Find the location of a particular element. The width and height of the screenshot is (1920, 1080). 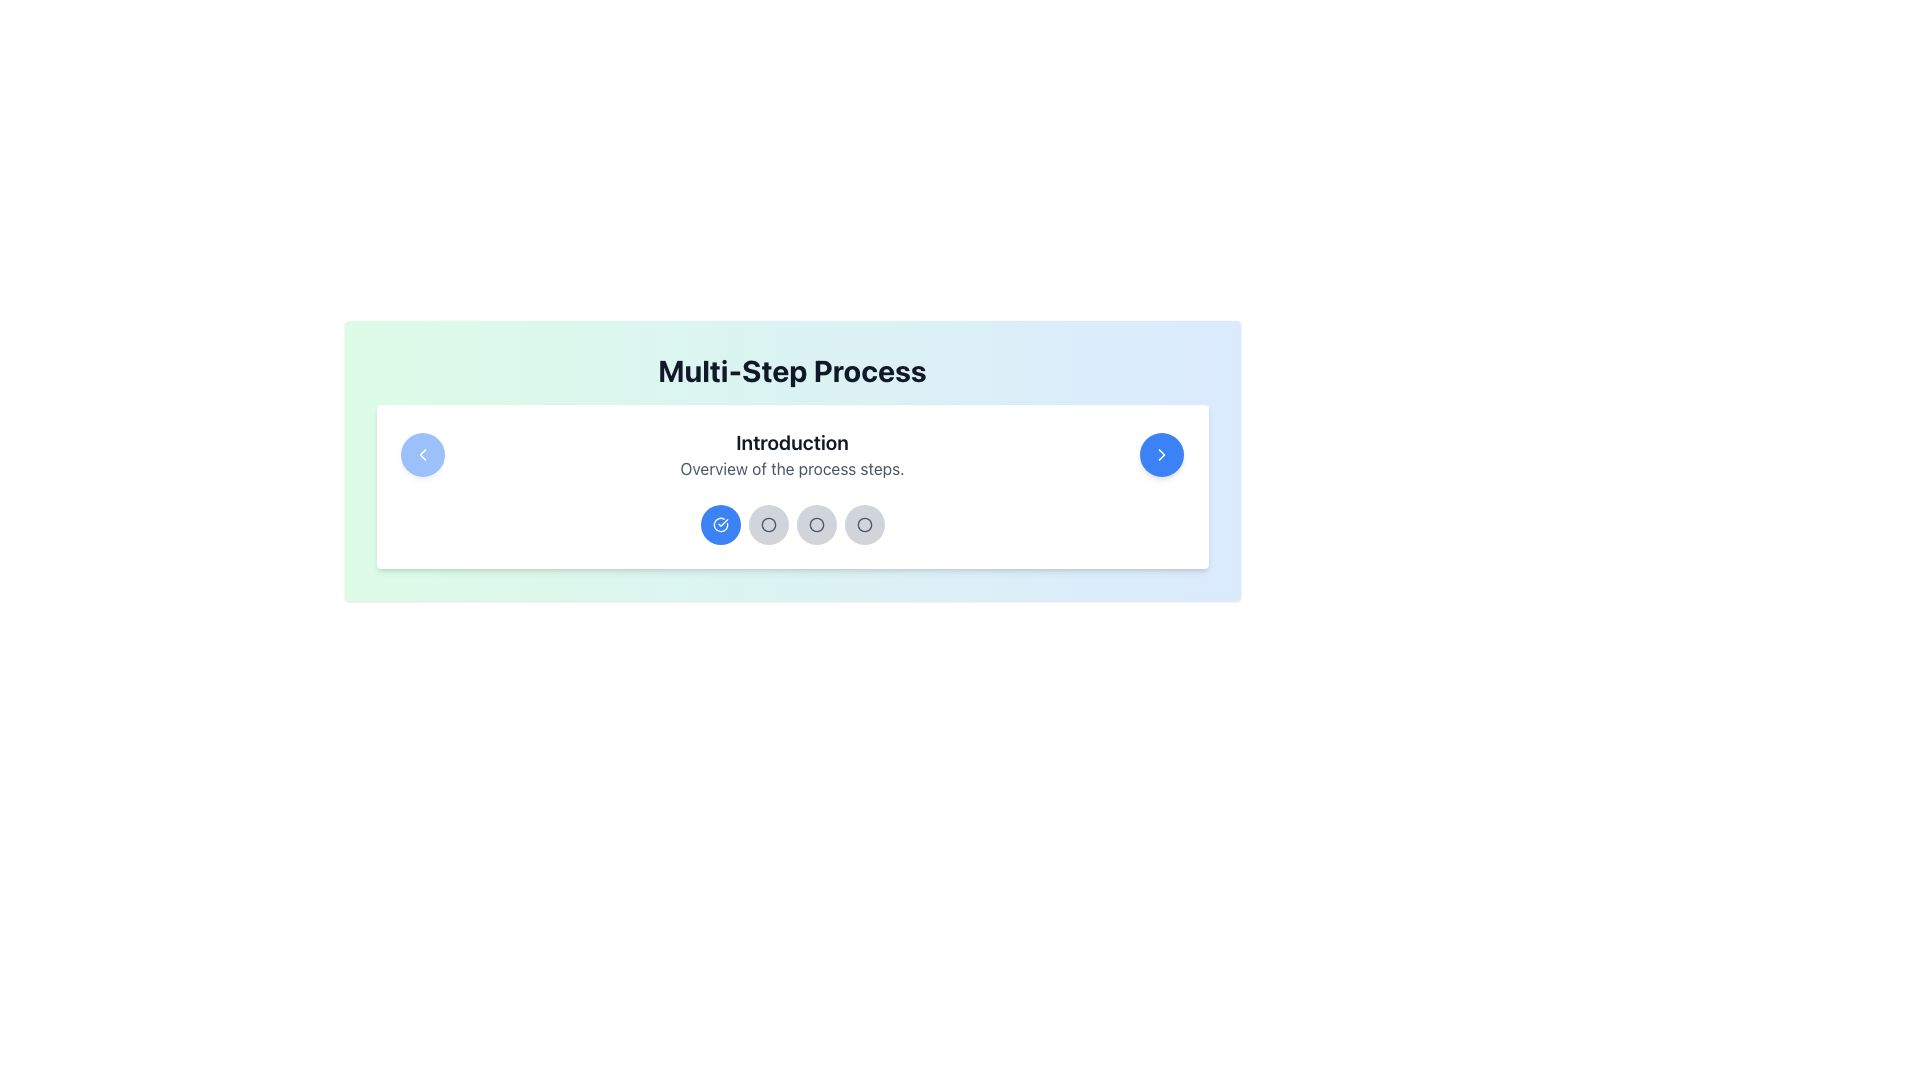

the third step indicator button is located at coordinates (767, 523).